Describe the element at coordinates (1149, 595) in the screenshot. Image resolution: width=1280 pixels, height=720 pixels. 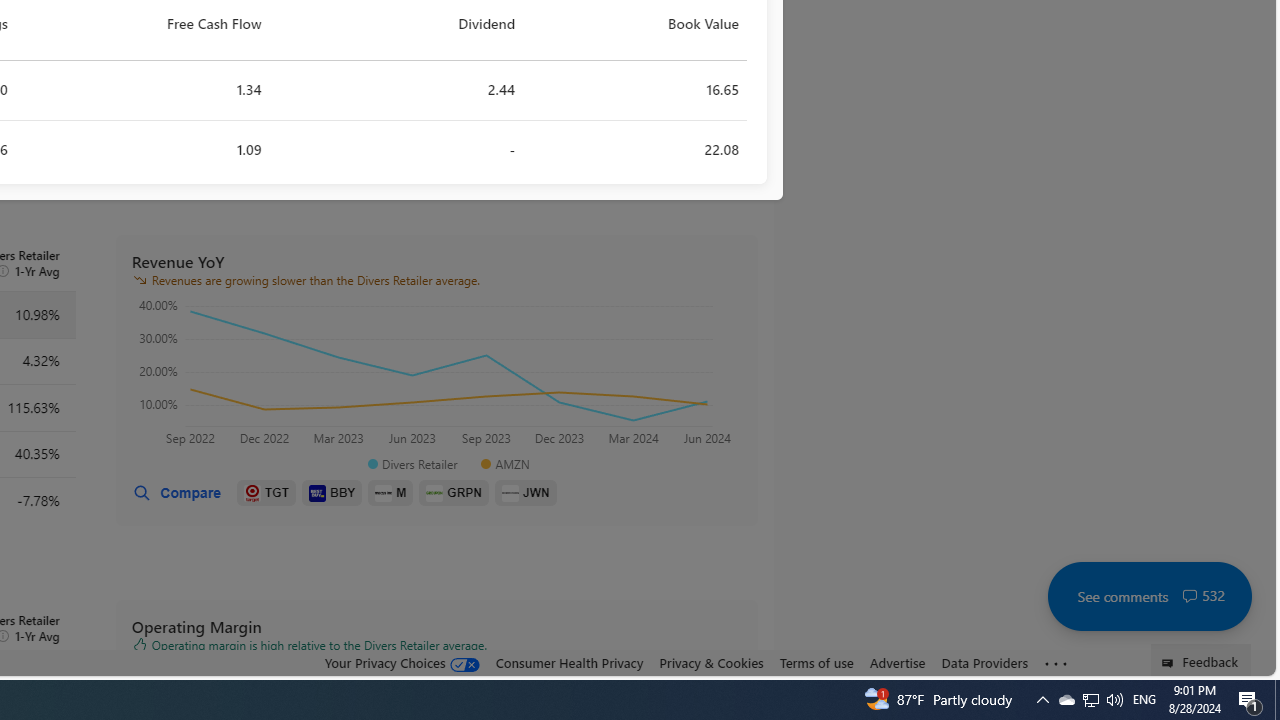
I see `'See comments 532'` at that location.